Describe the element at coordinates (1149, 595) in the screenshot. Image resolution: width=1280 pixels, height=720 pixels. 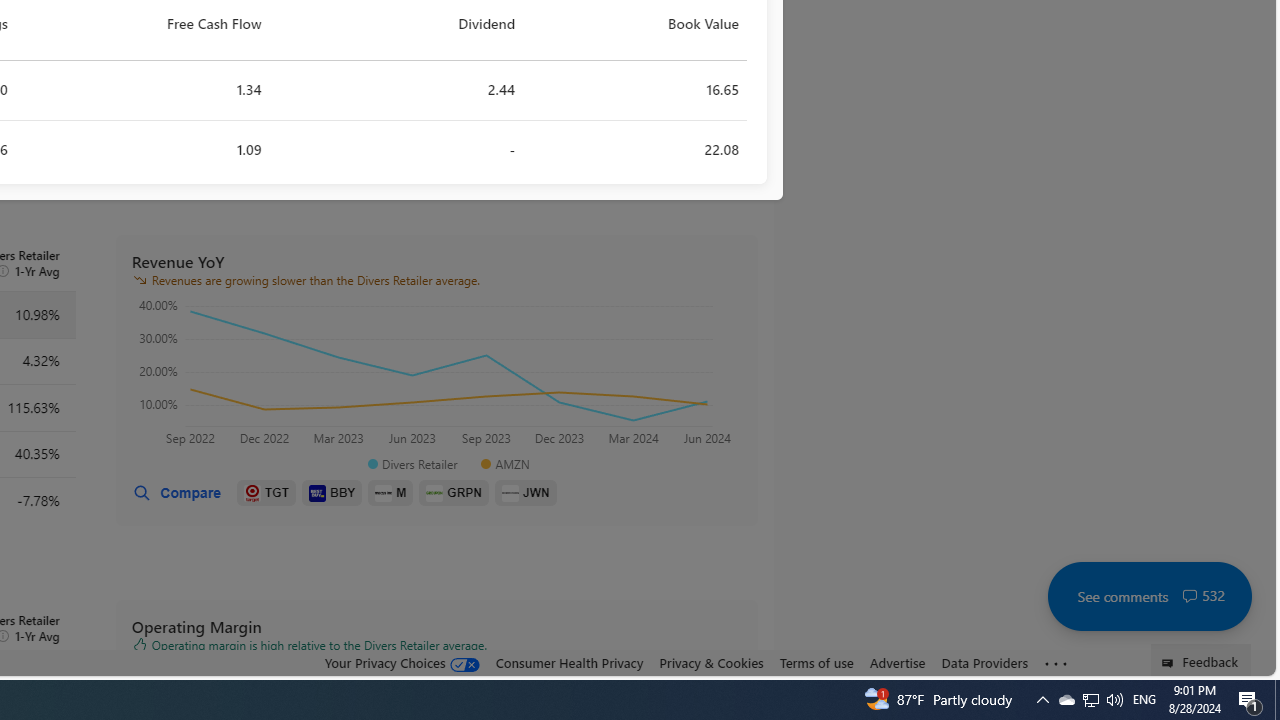
I see `'See comments 532'` at that location.